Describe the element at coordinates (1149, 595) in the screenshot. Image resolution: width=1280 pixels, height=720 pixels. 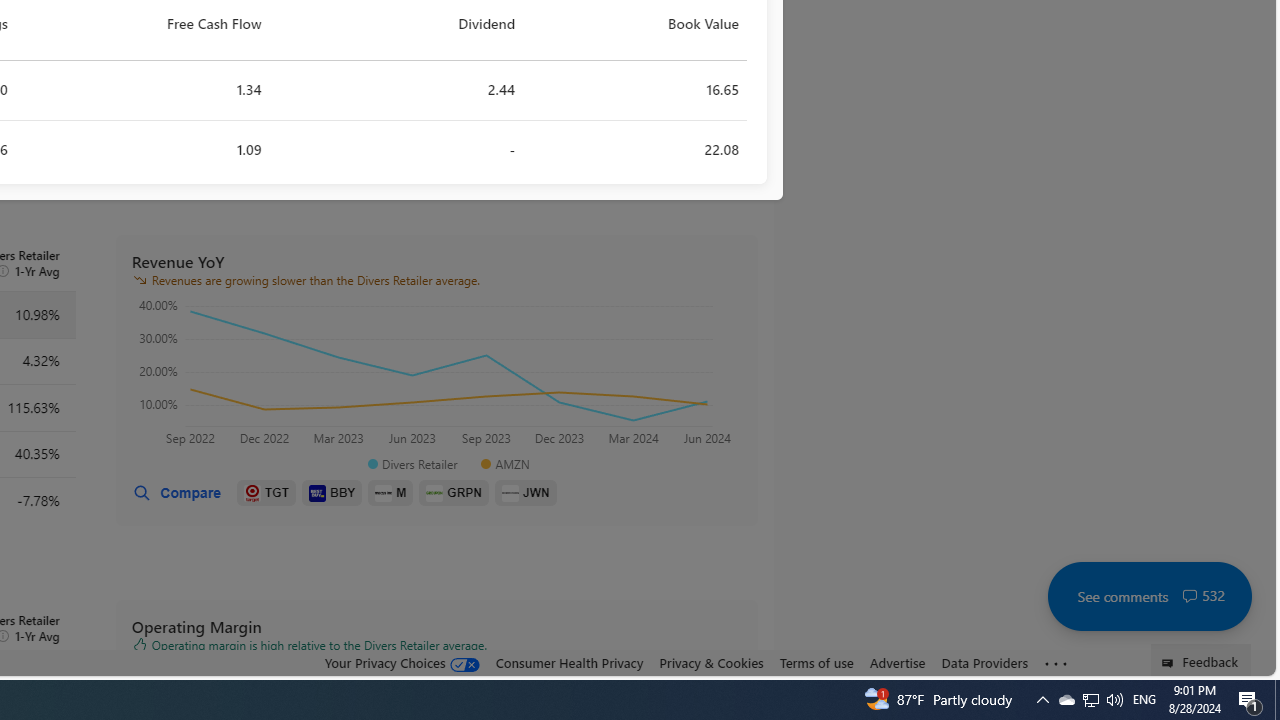
I see `'See comments 532'` at that location.